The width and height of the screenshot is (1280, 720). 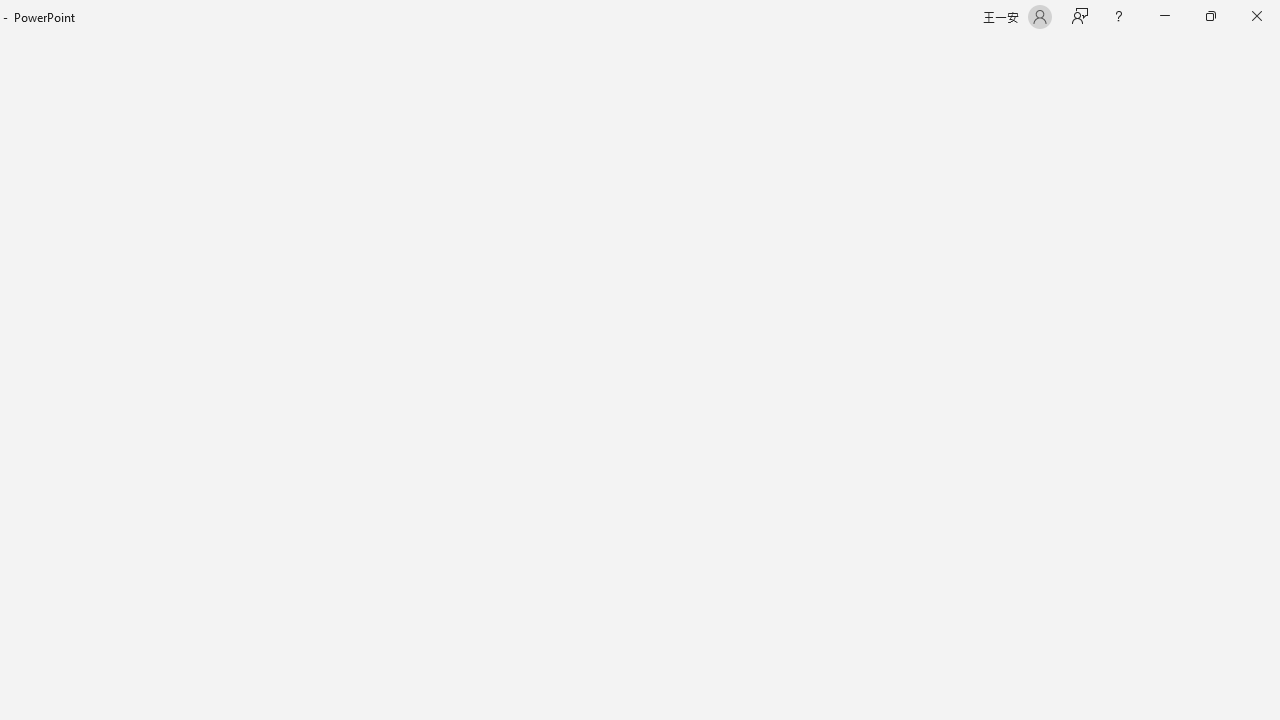 I want to click on 'Restore Down', so click(x=1209, y=16).